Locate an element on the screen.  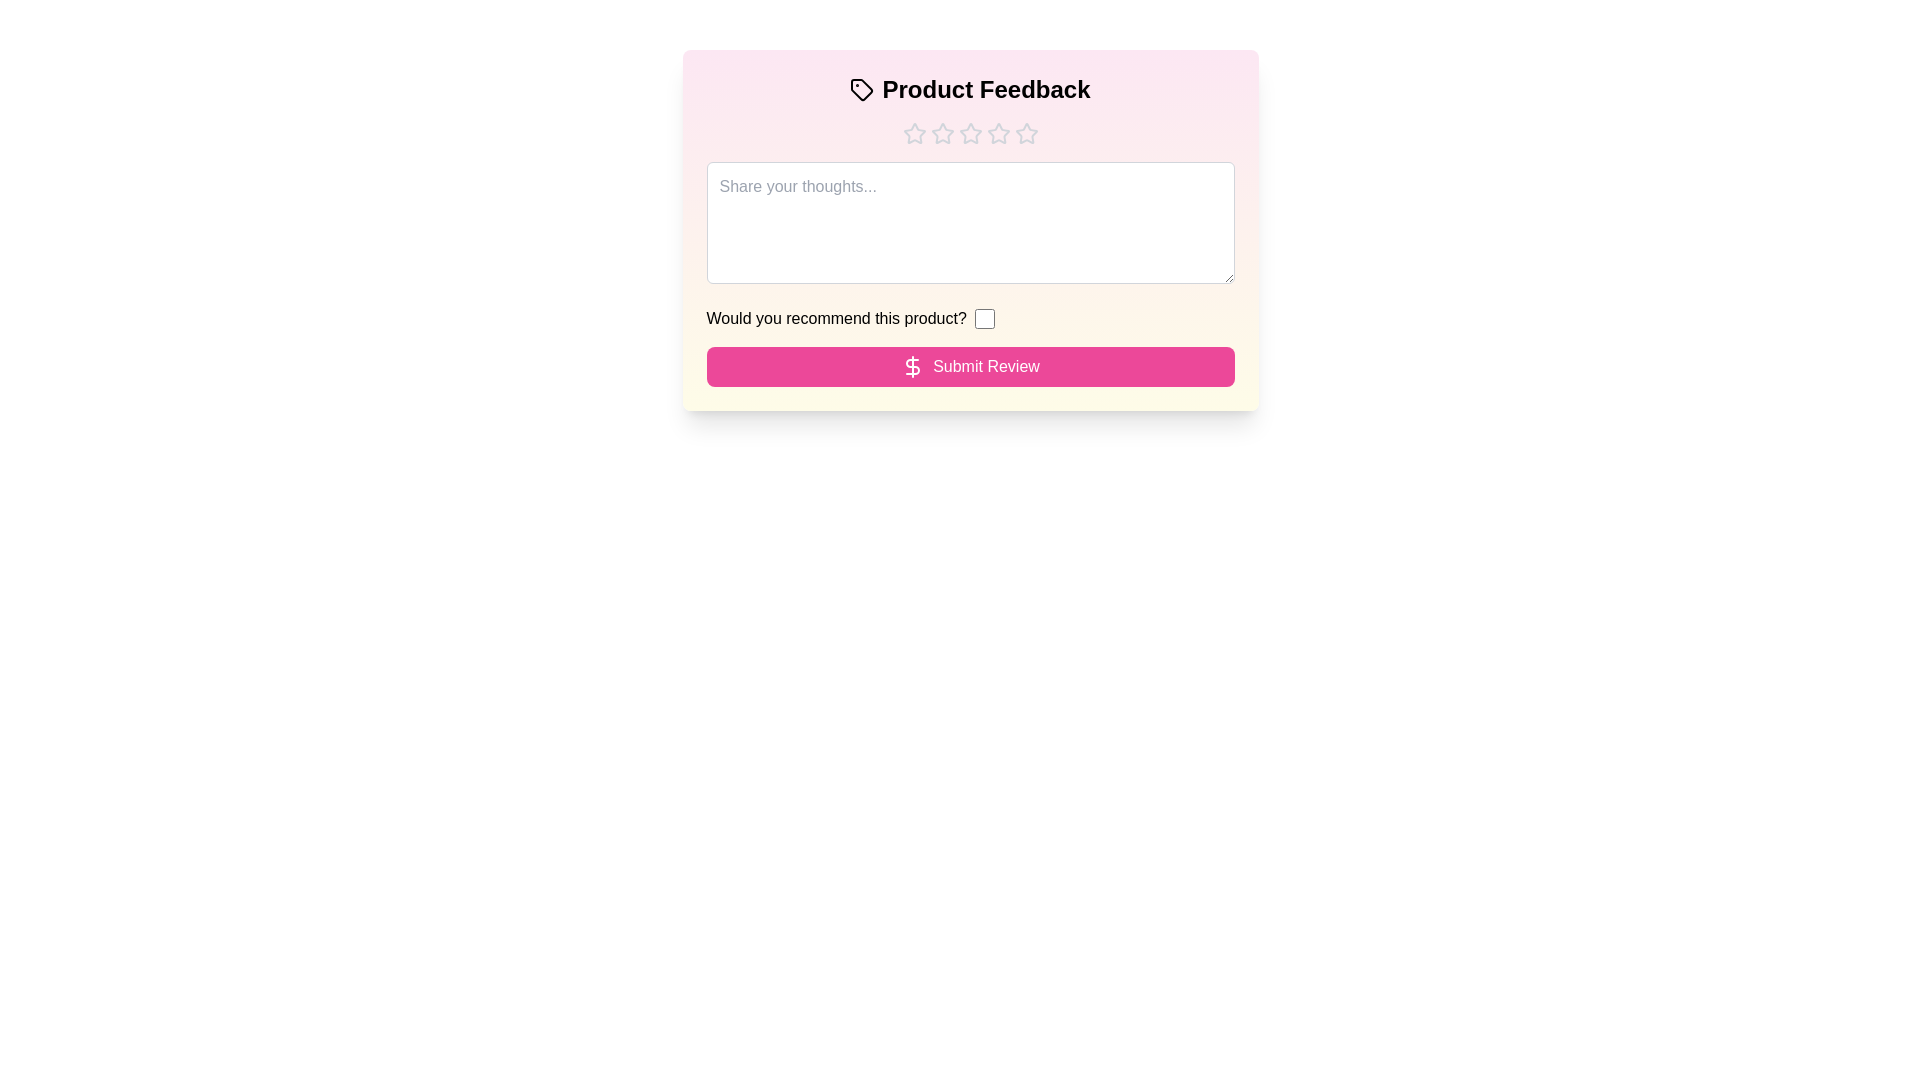
the star corresponding to the rating 1 to set the product rating is located at coordinates (913, 134).